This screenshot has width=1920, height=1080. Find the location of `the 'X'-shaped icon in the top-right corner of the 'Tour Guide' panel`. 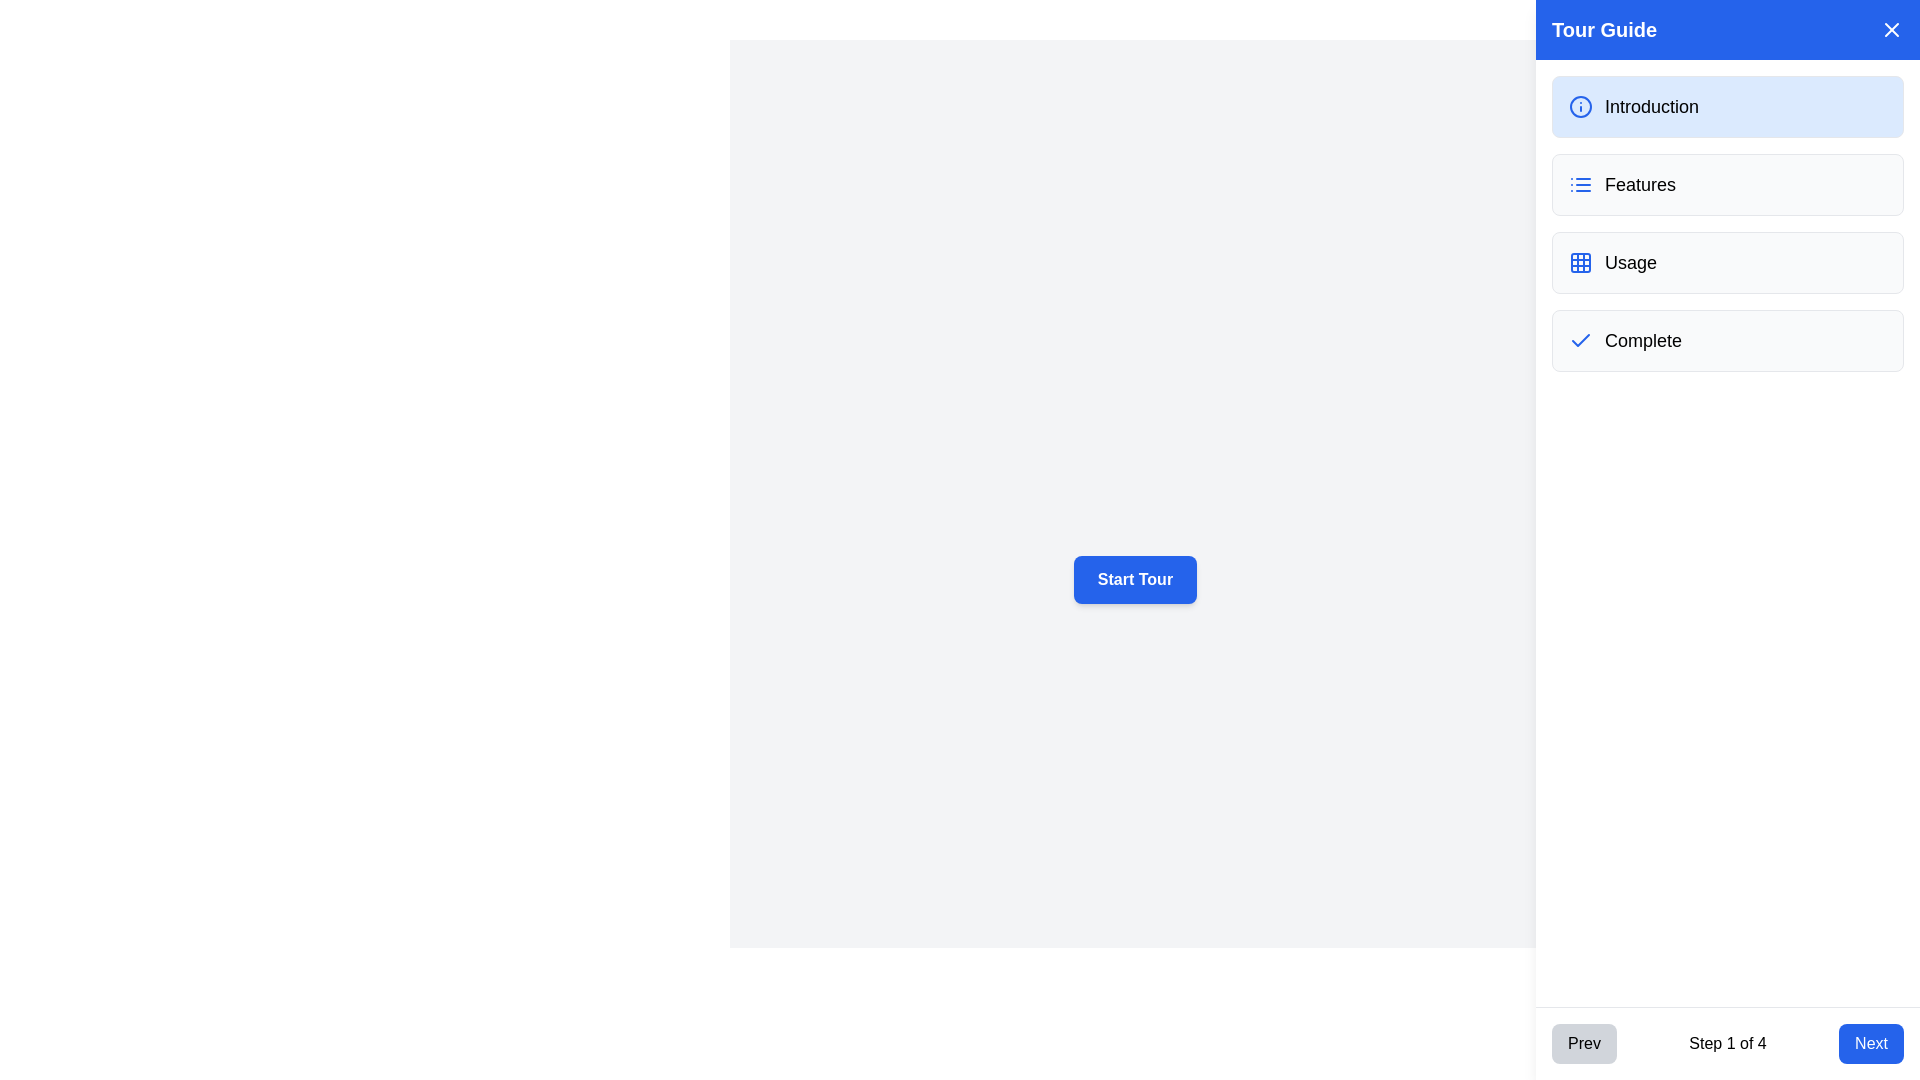

the 'X'-shaped icon in the top-right corner of the 'Tour Guide' panel is located at coordinates (1890, 30).